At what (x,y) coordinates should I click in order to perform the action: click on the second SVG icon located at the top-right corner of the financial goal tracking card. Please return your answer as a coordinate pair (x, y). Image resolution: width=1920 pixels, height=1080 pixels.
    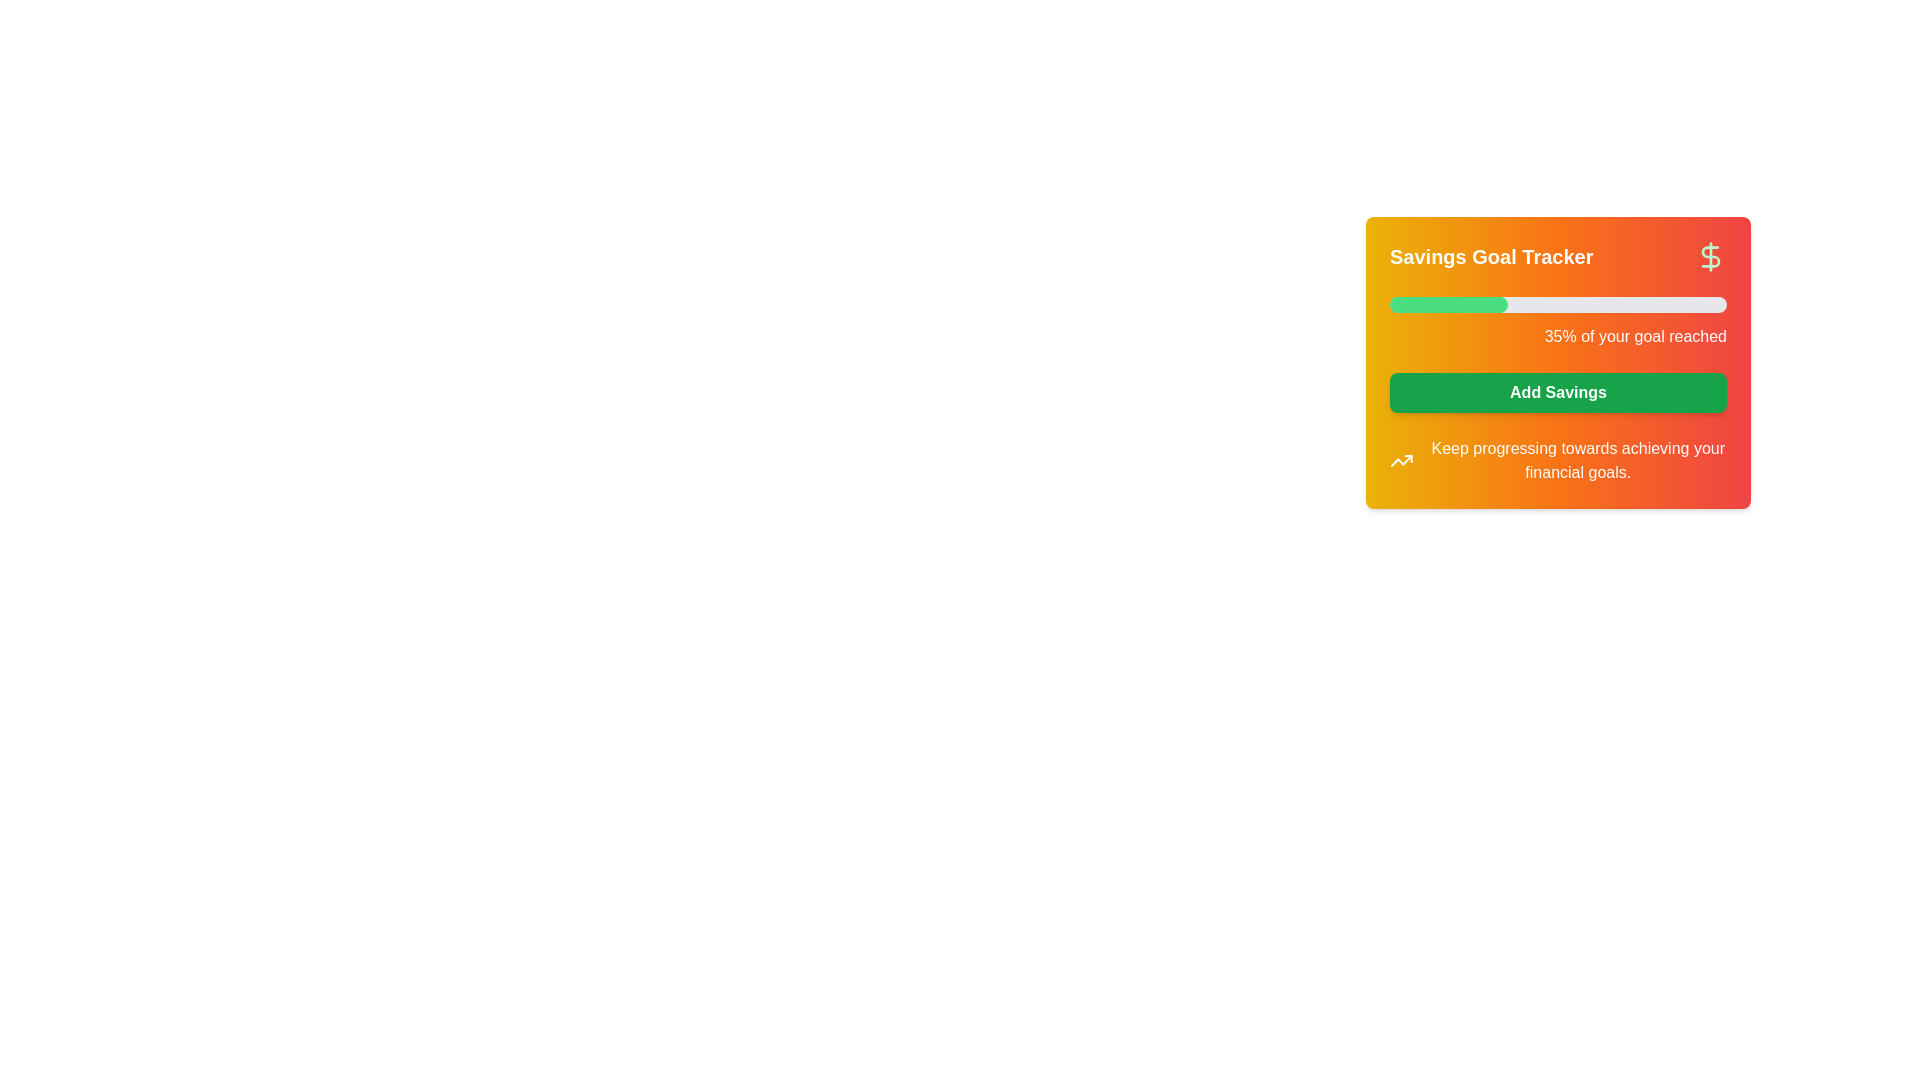
    Looking at the image, I should click on (1709, 256).